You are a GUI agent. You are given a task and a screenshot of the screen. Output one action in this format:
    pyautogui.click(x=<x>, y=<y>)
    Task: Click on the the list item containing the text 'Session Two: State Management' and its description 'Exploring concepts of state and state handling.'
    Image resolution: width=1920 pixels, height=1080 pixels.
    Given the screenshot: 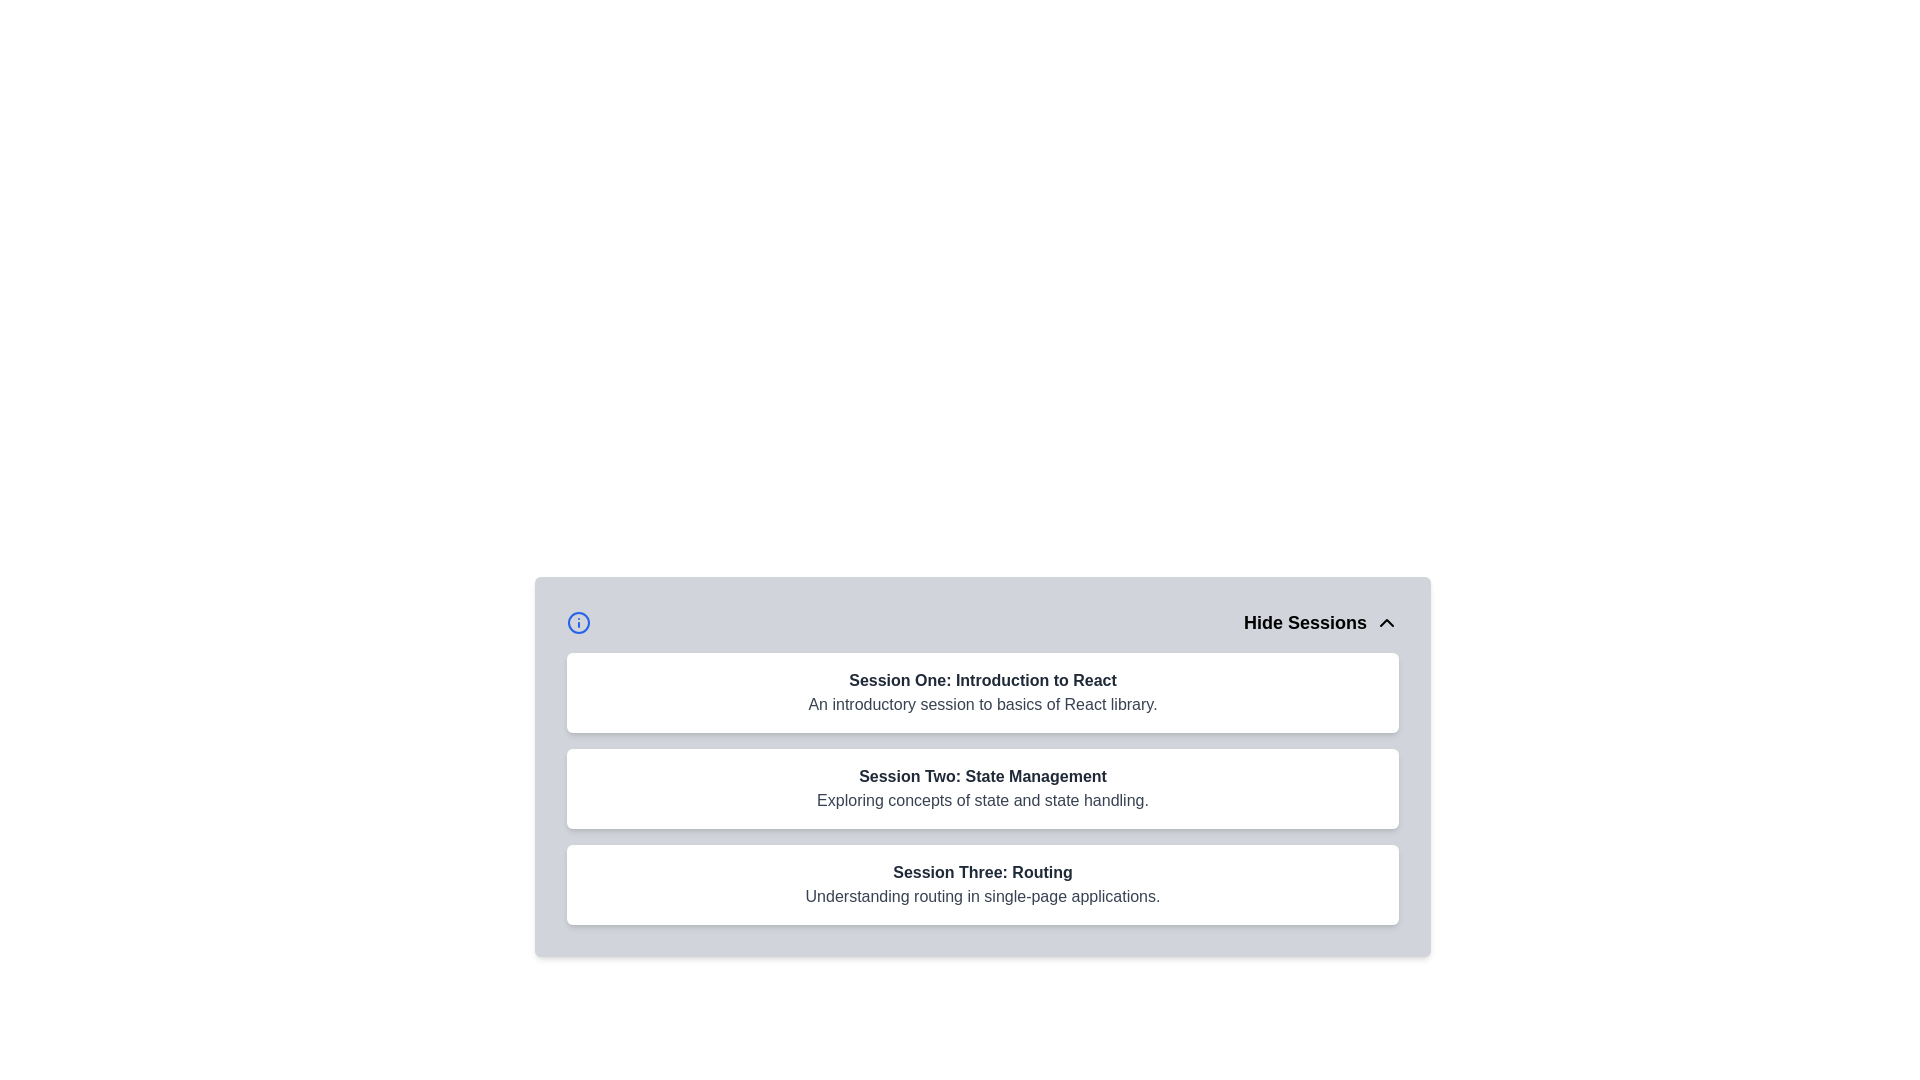 What is the action you would take?
    pyautogui.click(x=983, y=788)
    